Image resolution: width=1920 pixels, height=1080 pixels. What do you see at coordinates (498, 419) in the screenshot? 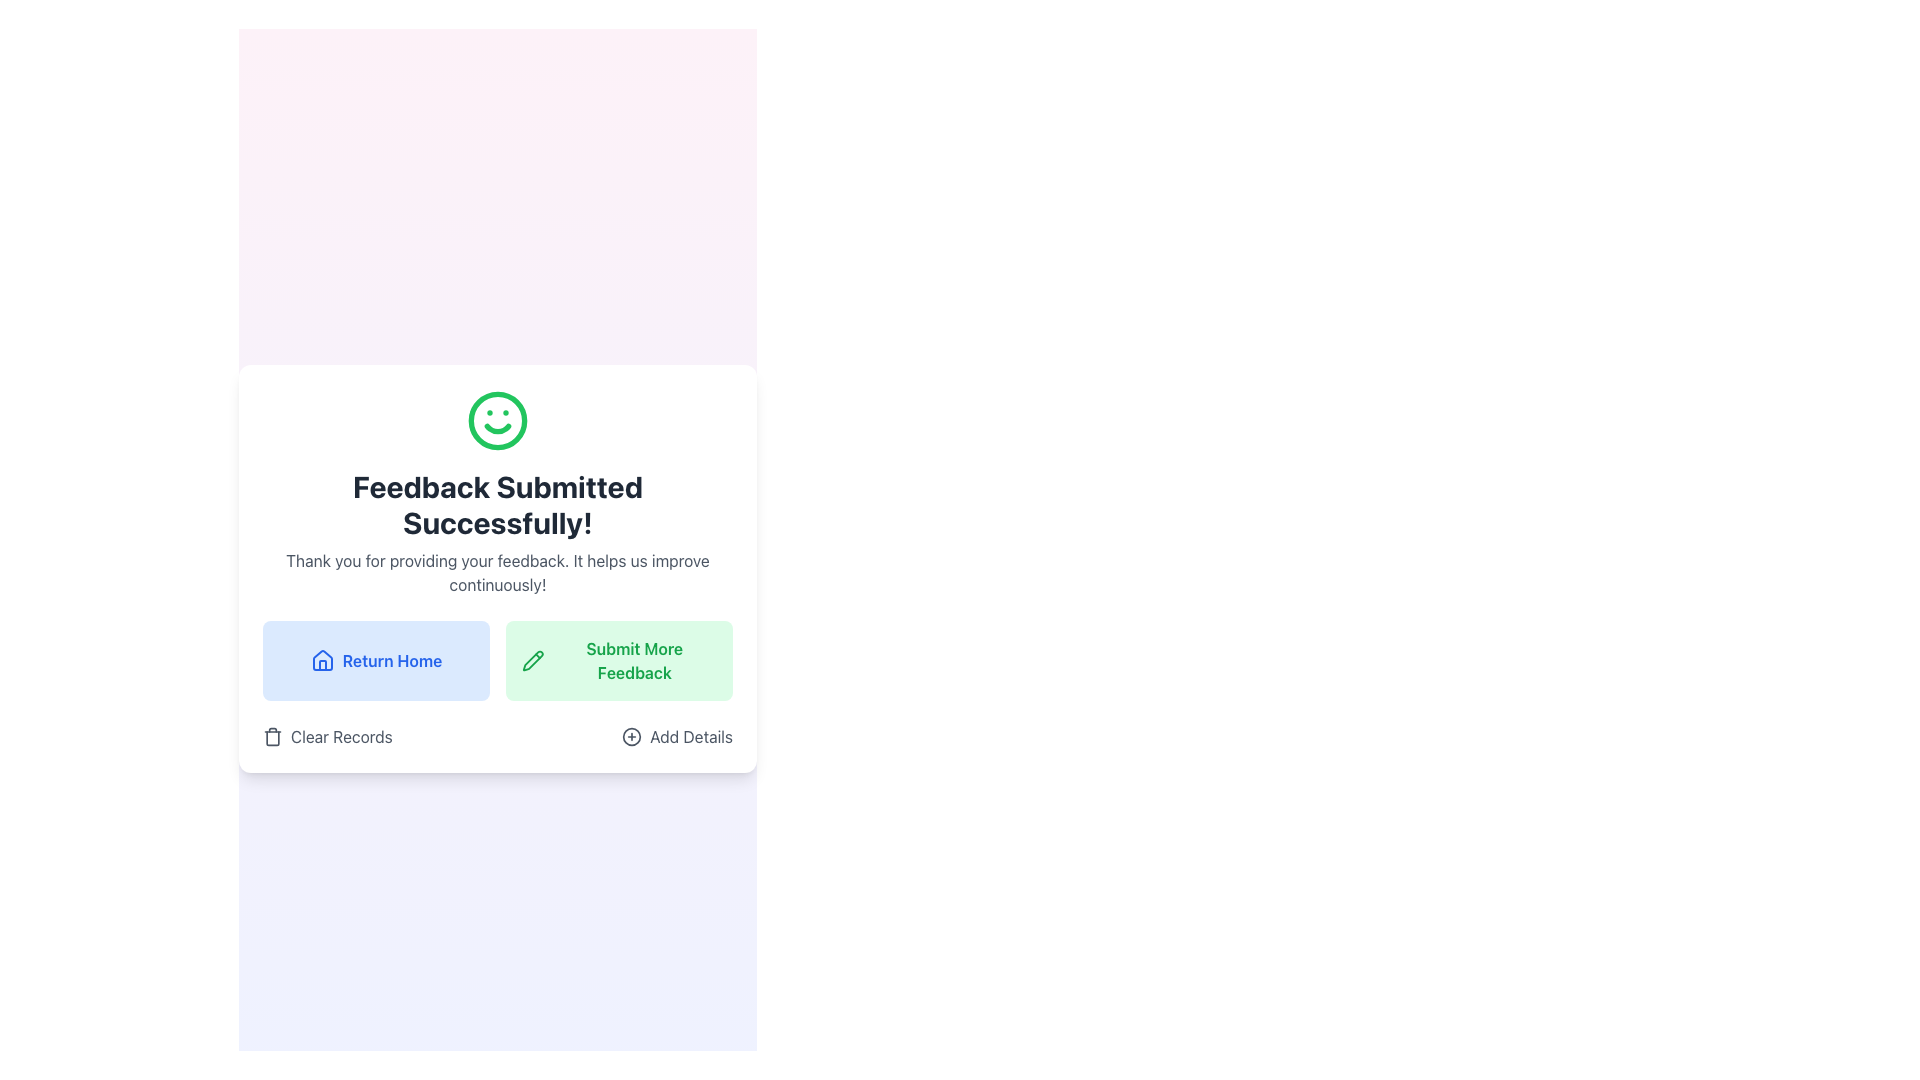
I see `the decorative success feedback icon, which features a smiley face and is positioned above the 'Feedback Submitted Successfully!' text` at bounding box center [498, 419].